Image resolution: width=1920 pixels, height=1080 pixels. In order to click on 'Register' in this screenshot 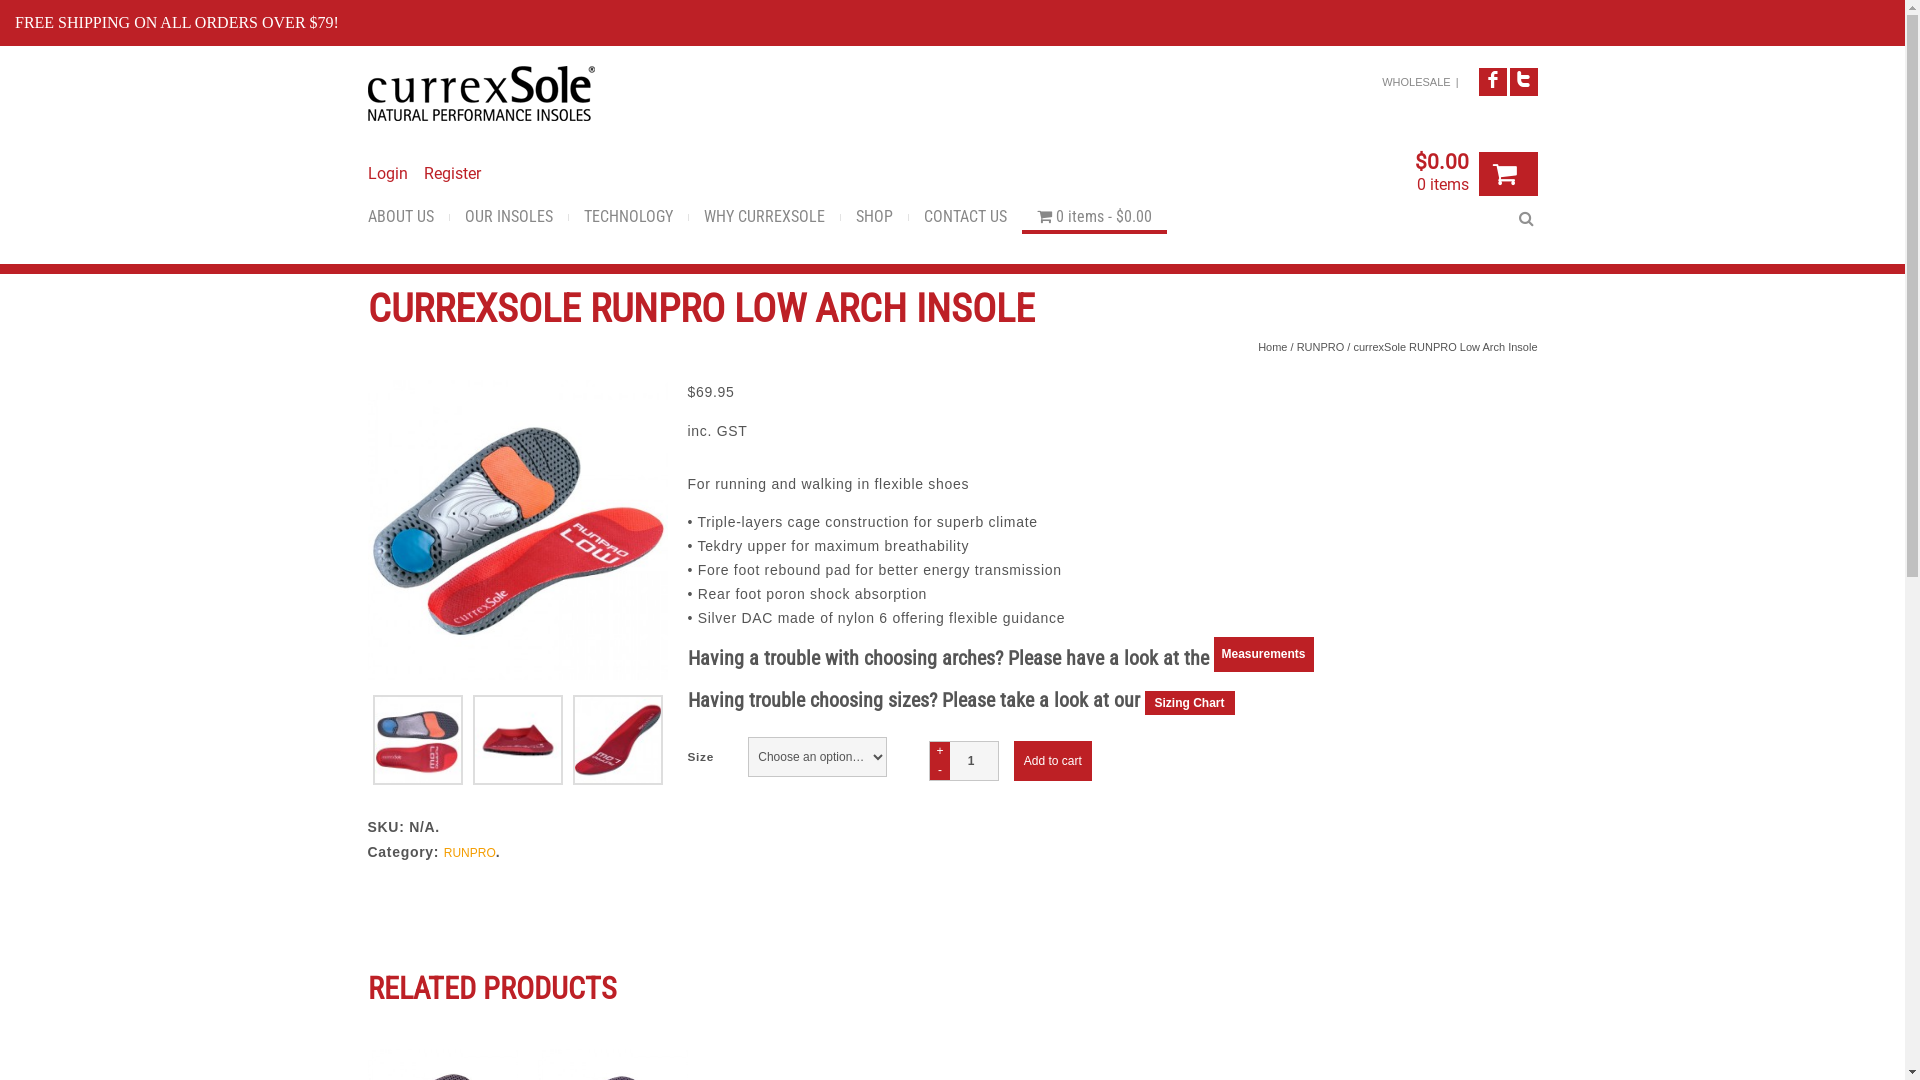, I will do `click(422, 172)`.